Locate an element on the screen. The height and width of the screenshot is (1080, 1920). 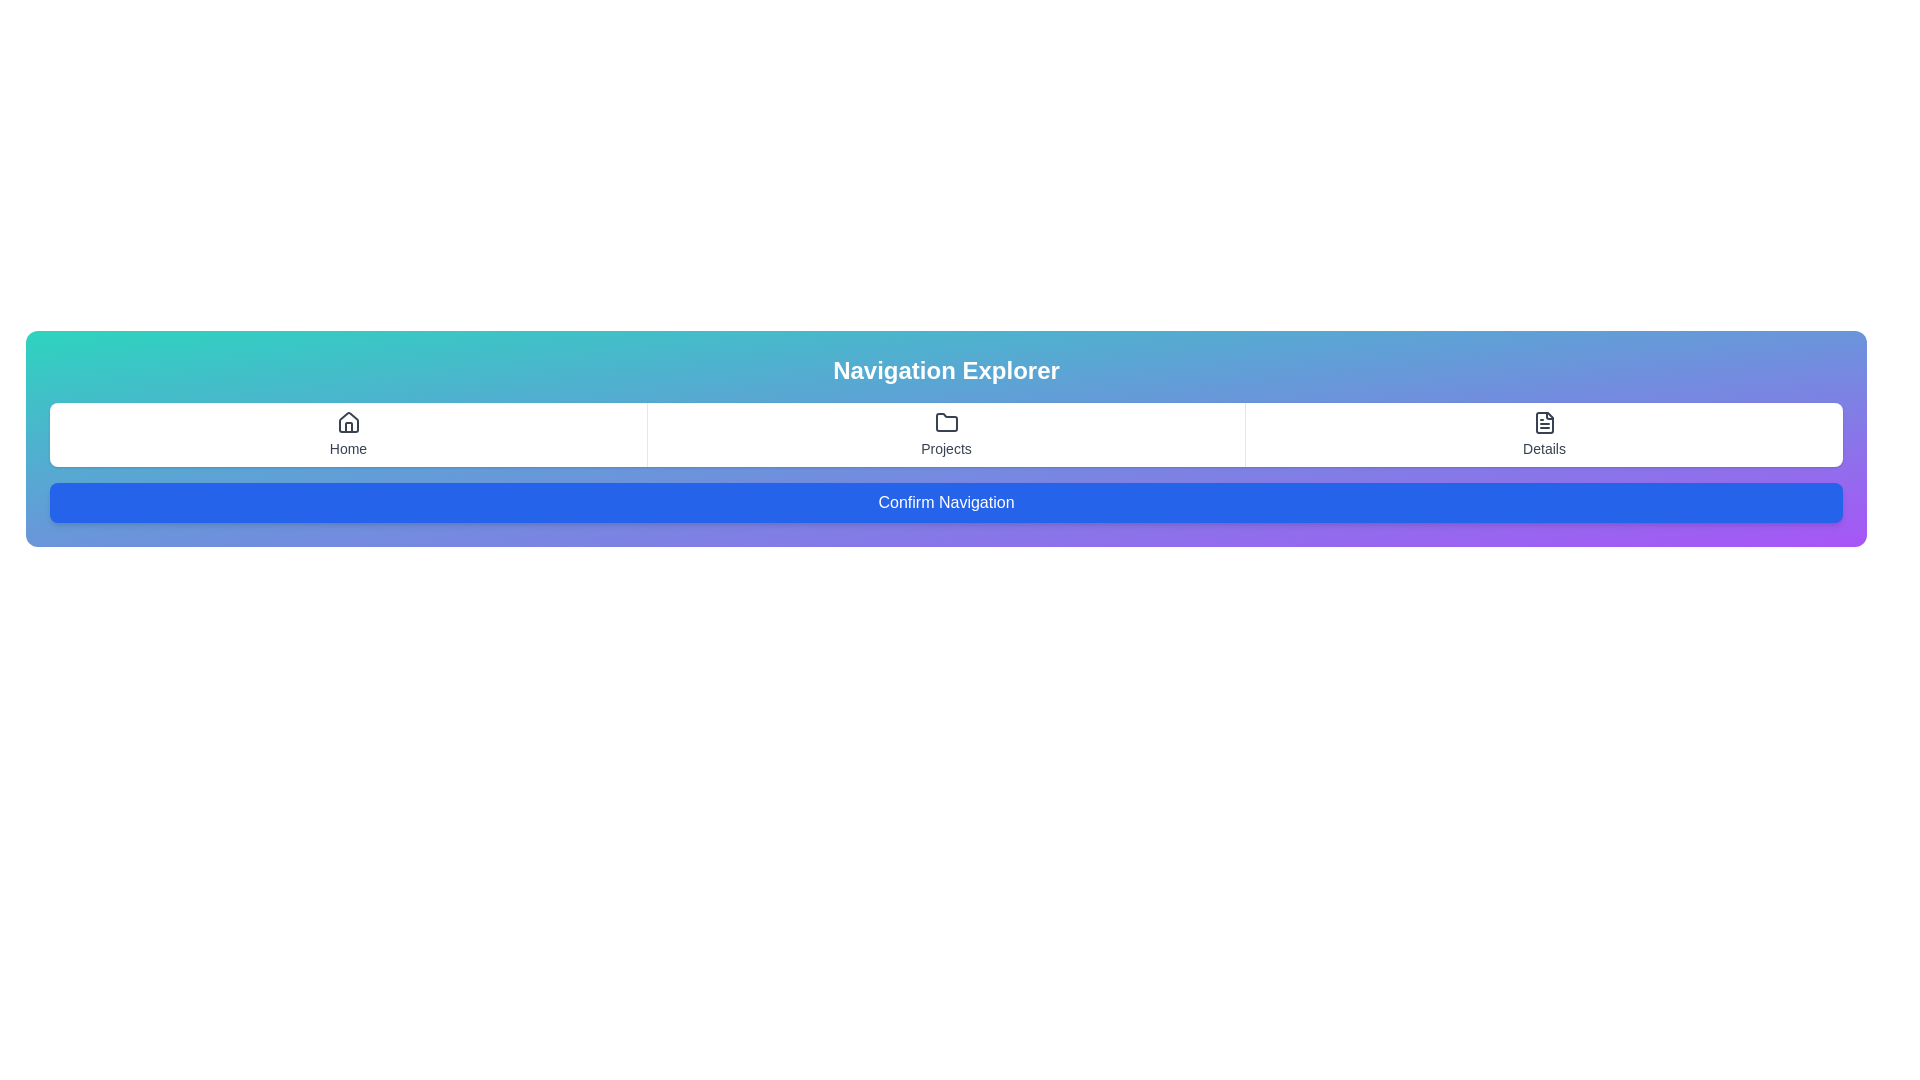
the dark gray house icon located above the 'Home' text label in the navigation bar is located at coordinates (348, 422).